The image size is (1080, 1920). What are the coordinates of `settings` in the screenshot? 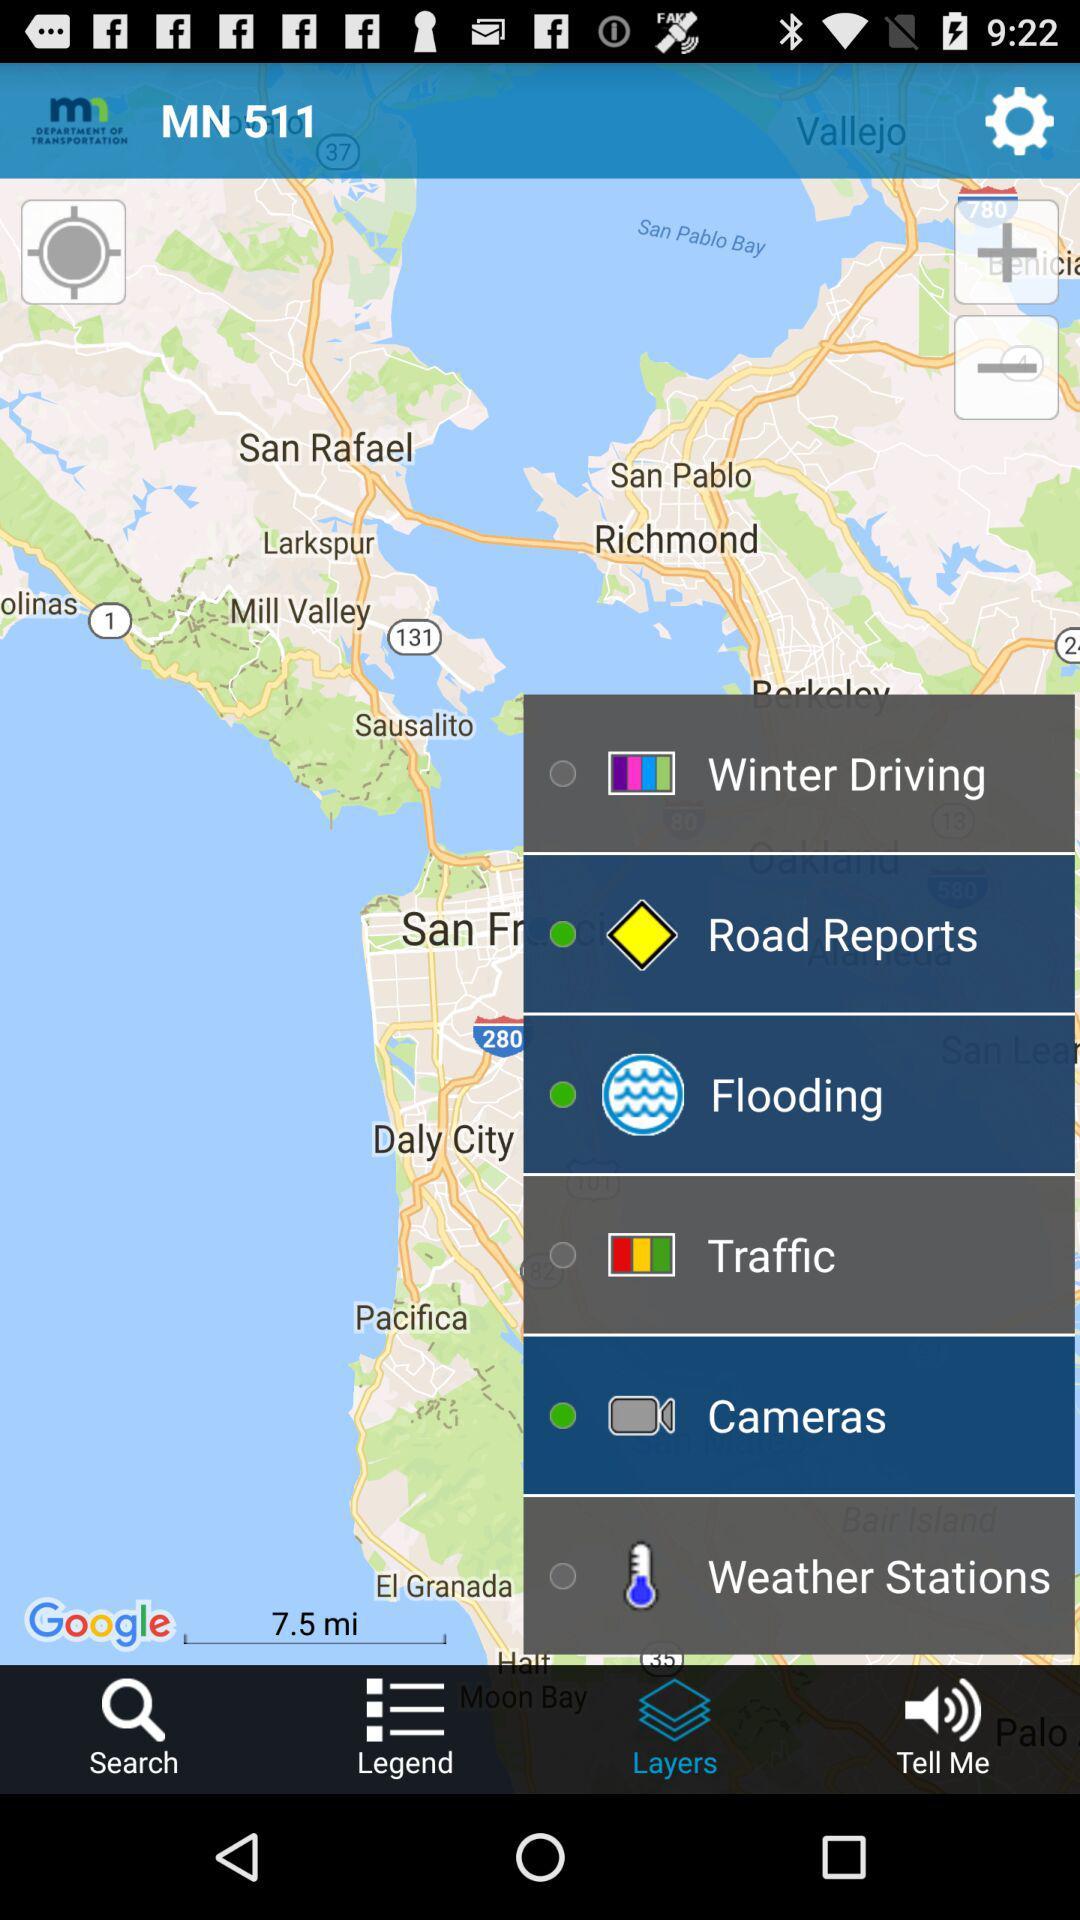 It's located at (1019, 119).